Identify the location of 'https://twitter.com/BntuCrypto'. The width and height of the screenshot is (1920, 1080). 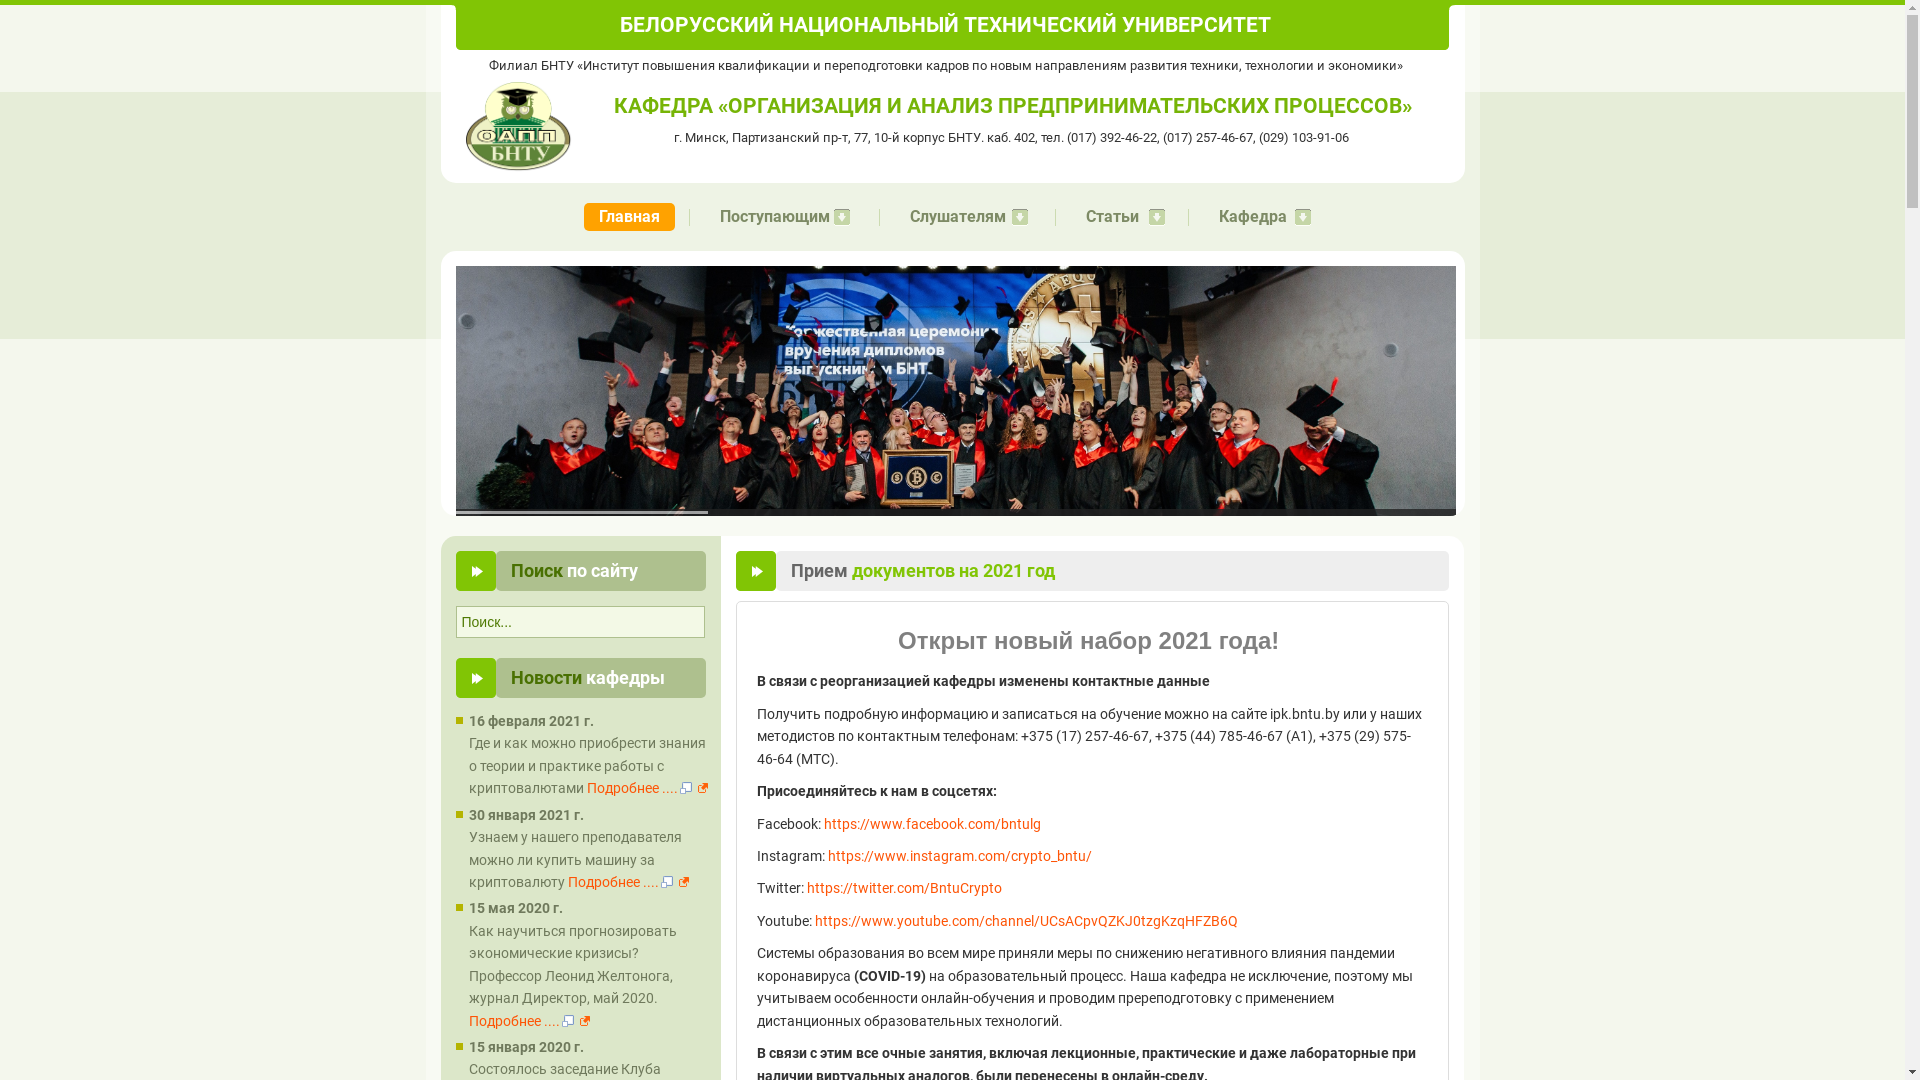
(902, 886).